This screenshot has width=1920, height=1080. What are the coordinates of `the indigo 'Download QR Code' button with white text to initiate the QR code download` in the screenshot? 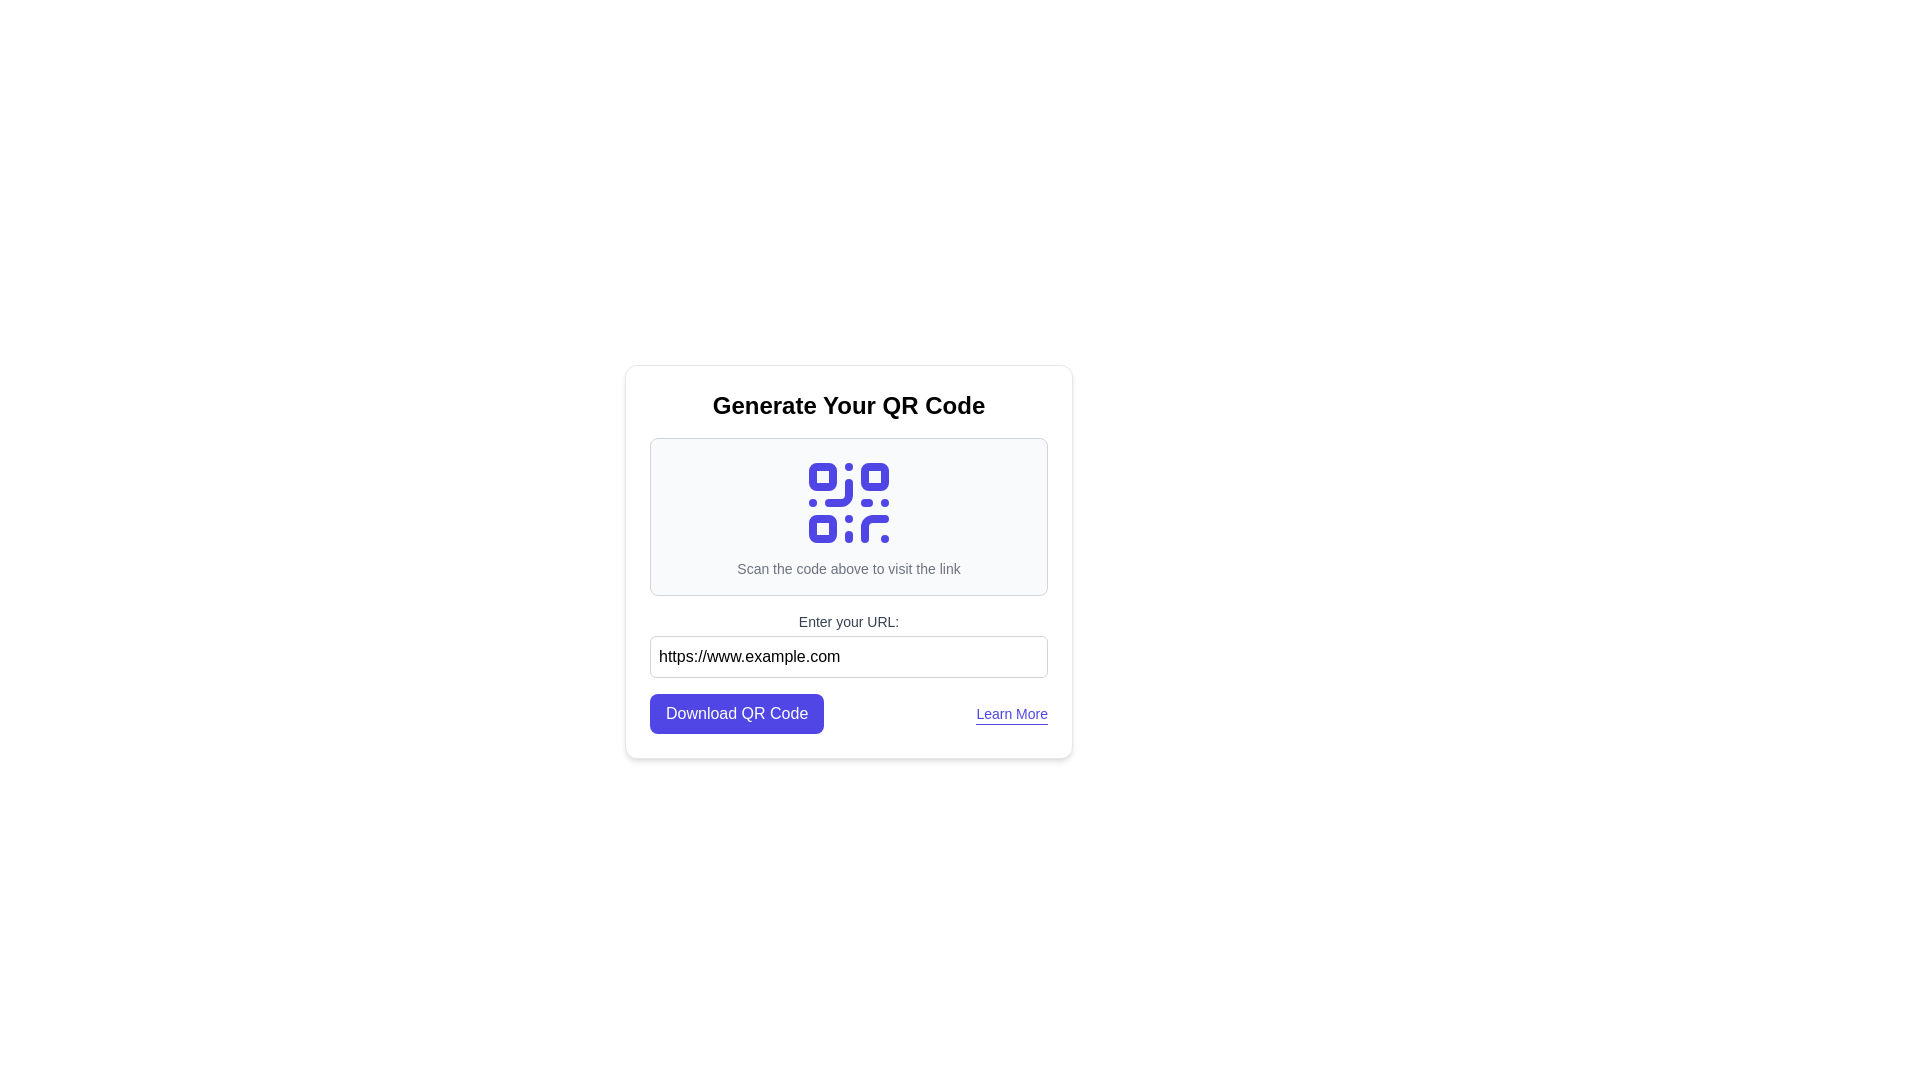 It's located at (736, 712).